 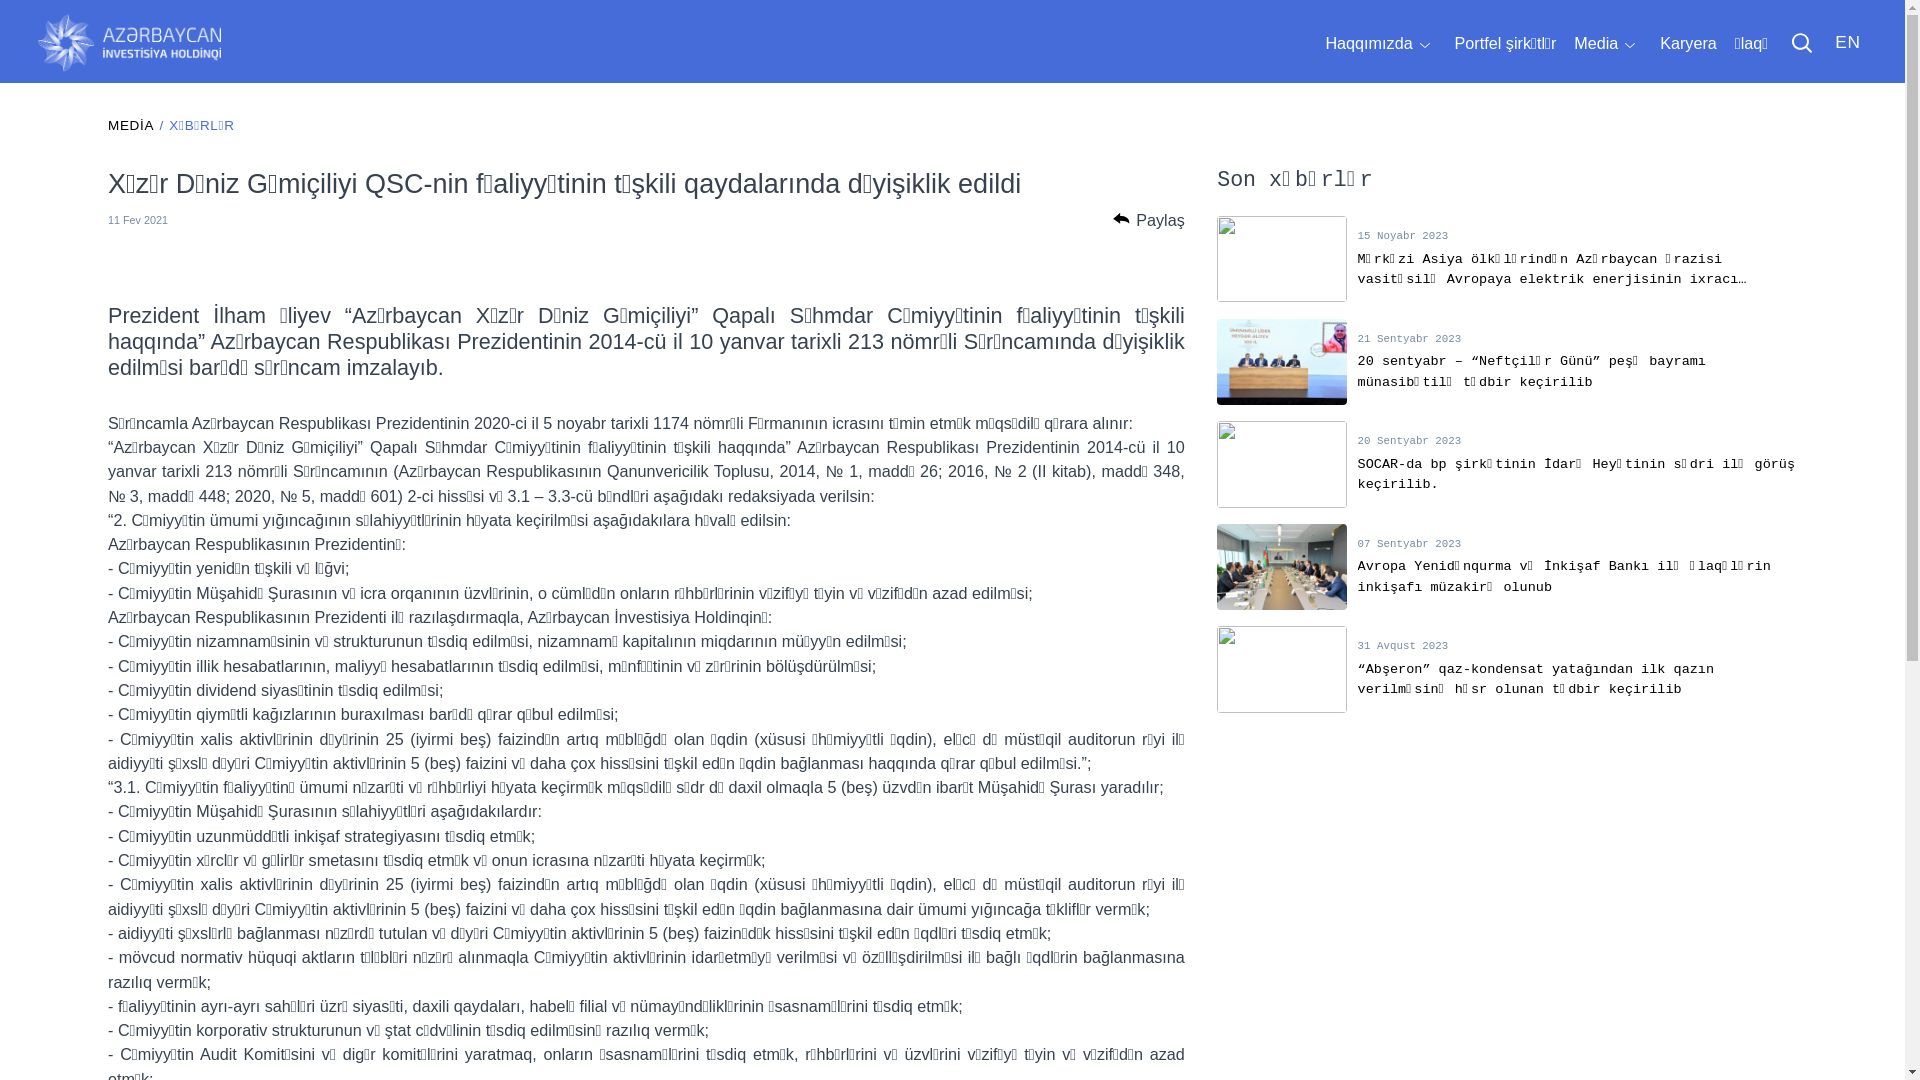 I want to click on 'Karyera', so click(x=1687, y=42).